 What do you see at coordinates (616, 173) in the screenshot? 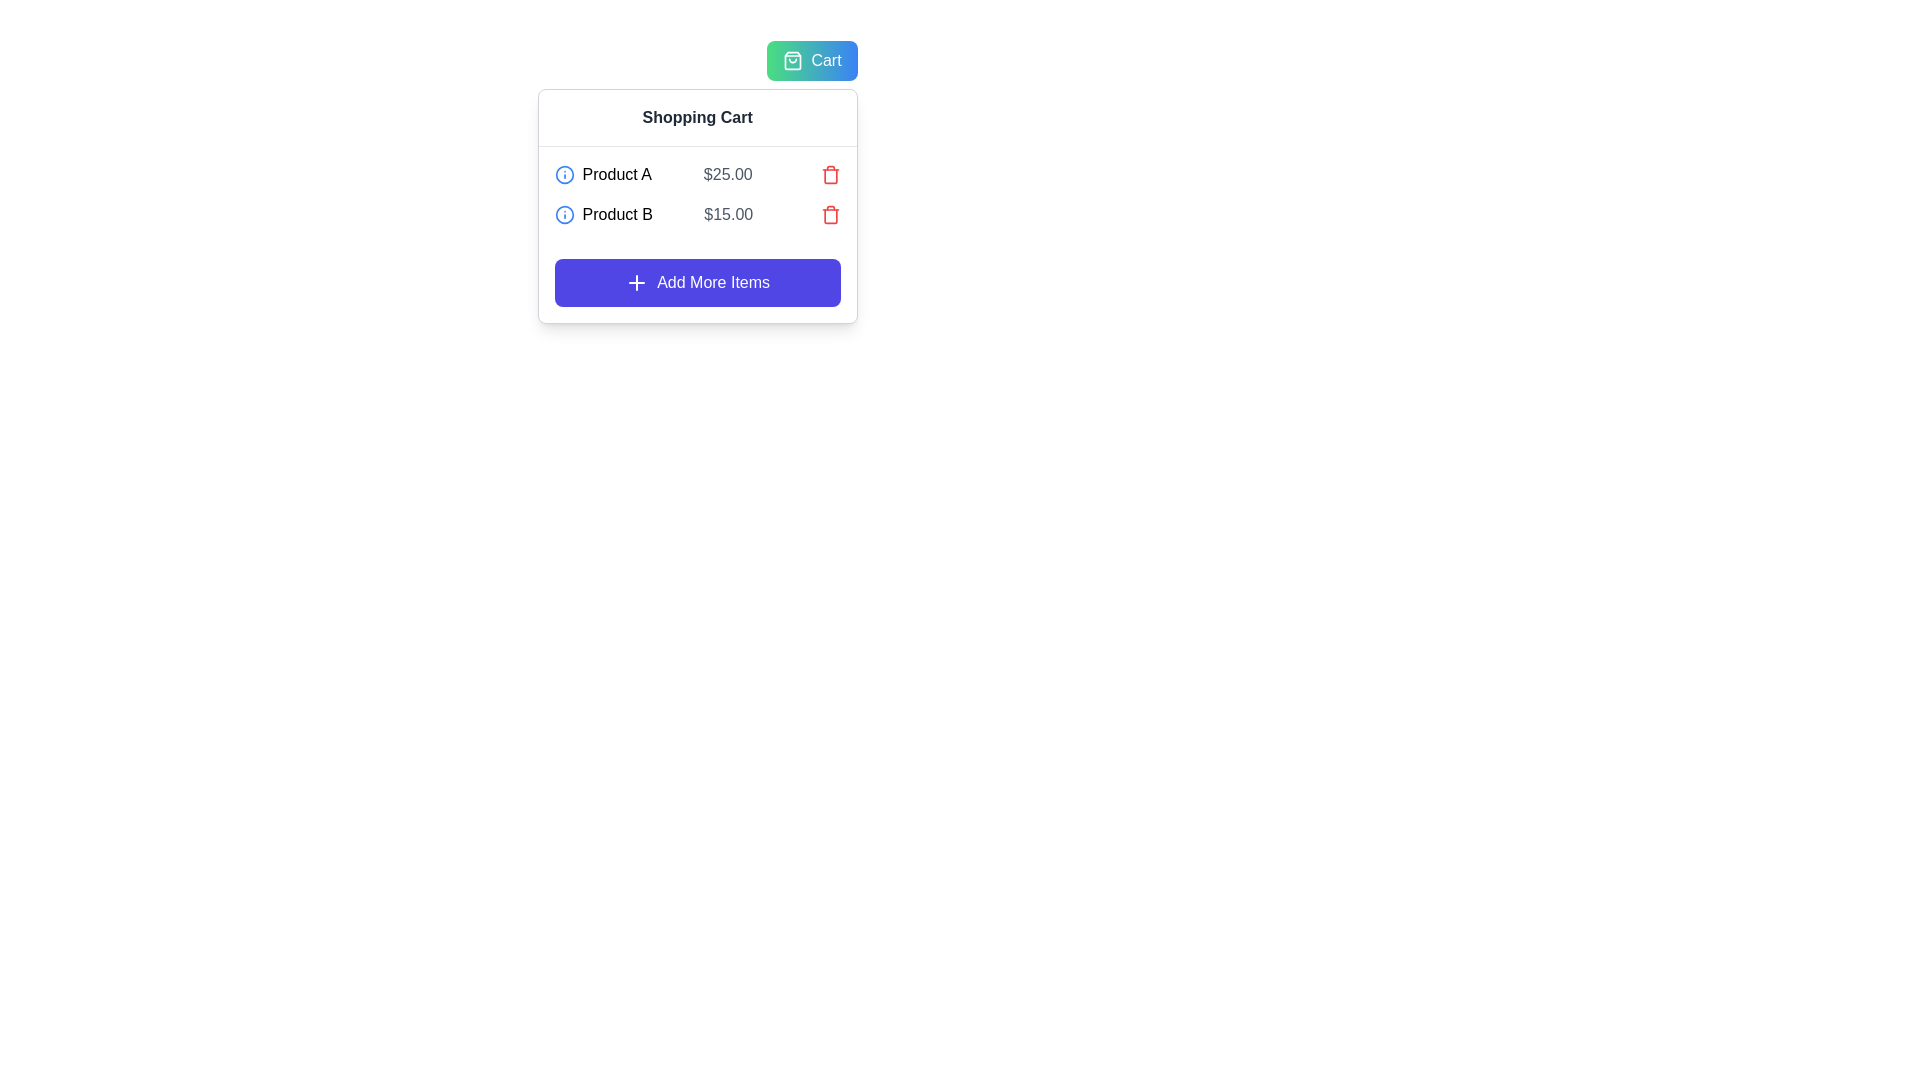
I see `the text label displaying the name of 'Product A' in the shopping cart widget, which is positioned to the left of 'Product B'` at bounding box center [616, 173].